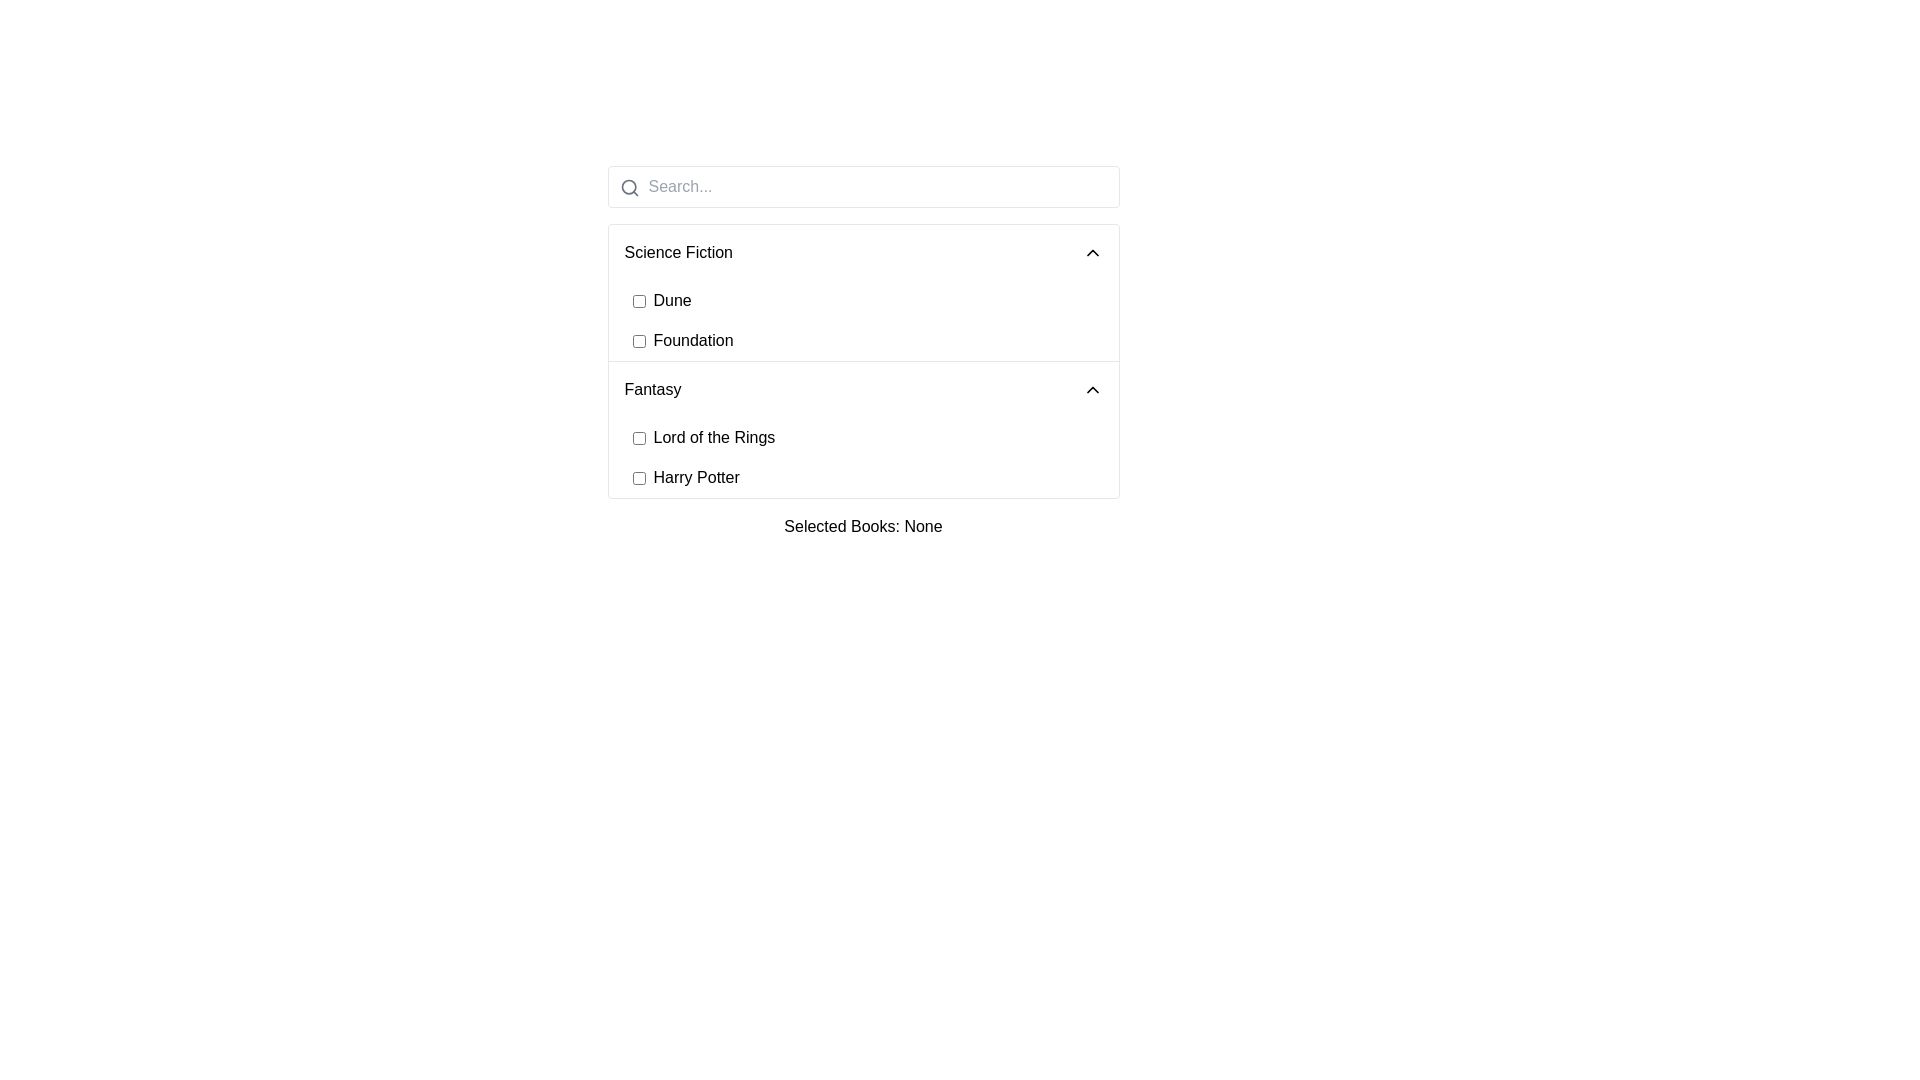  Describe the element at coordinates (678, 252) in the screenshot. I see `the static text element that denotes the title of the 'Science Fiction' category in the dropdown` at that location.